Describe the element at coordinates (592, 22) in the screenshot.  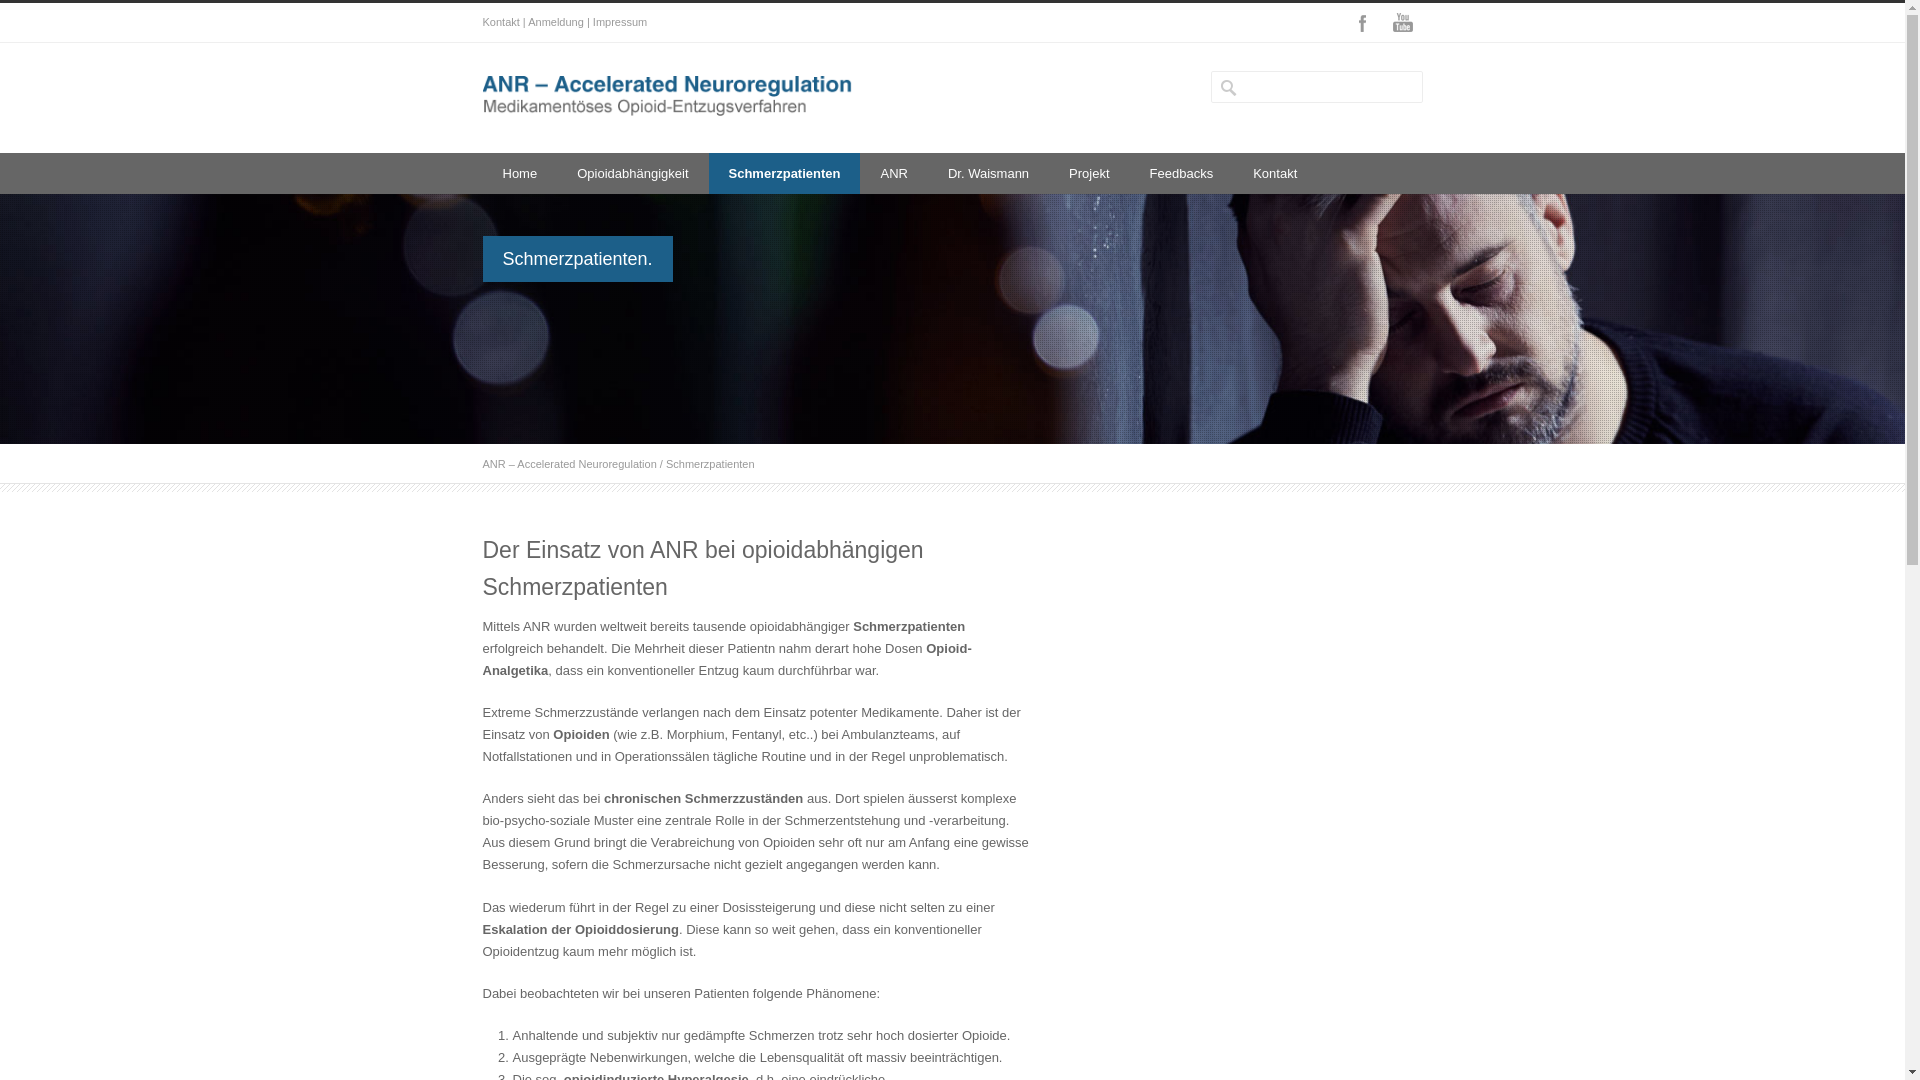
I see `'Impressum'` at that location.